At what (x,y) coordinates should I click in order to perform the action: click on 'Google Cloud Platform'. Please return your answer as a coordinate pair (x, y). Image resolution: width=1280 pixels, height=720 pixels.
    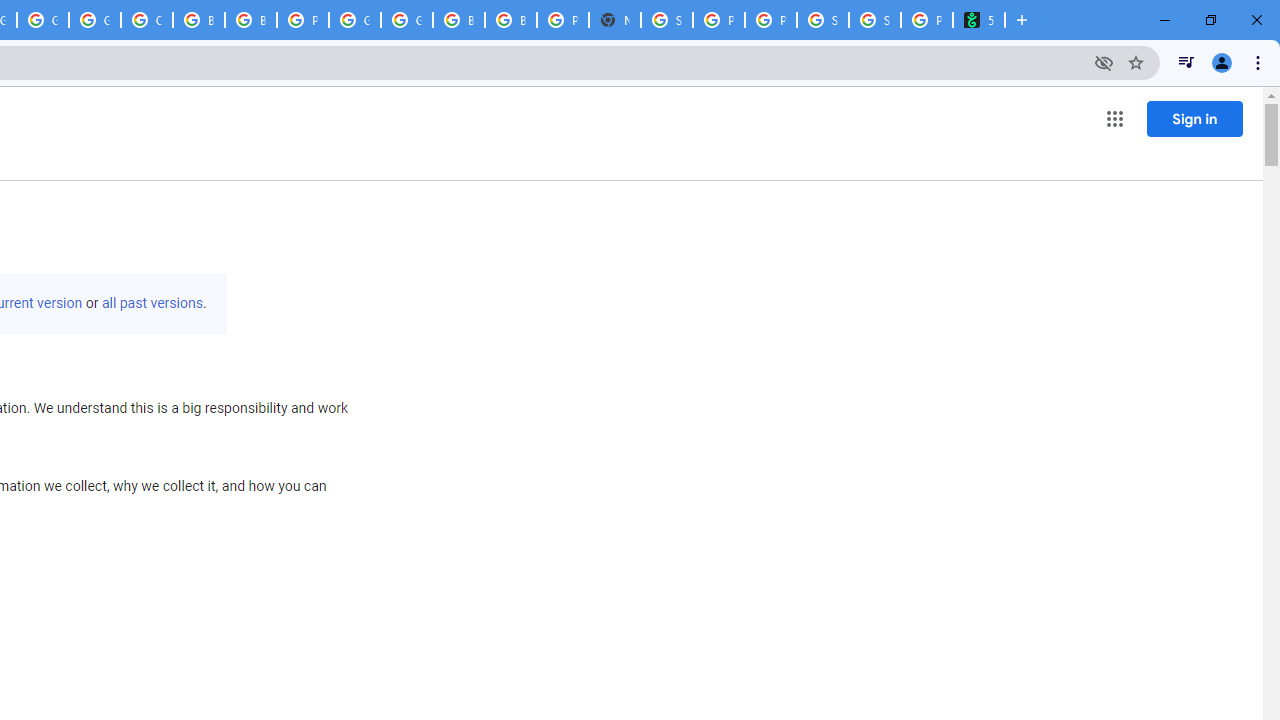
    Looking at the image, I should click on (355, 20).